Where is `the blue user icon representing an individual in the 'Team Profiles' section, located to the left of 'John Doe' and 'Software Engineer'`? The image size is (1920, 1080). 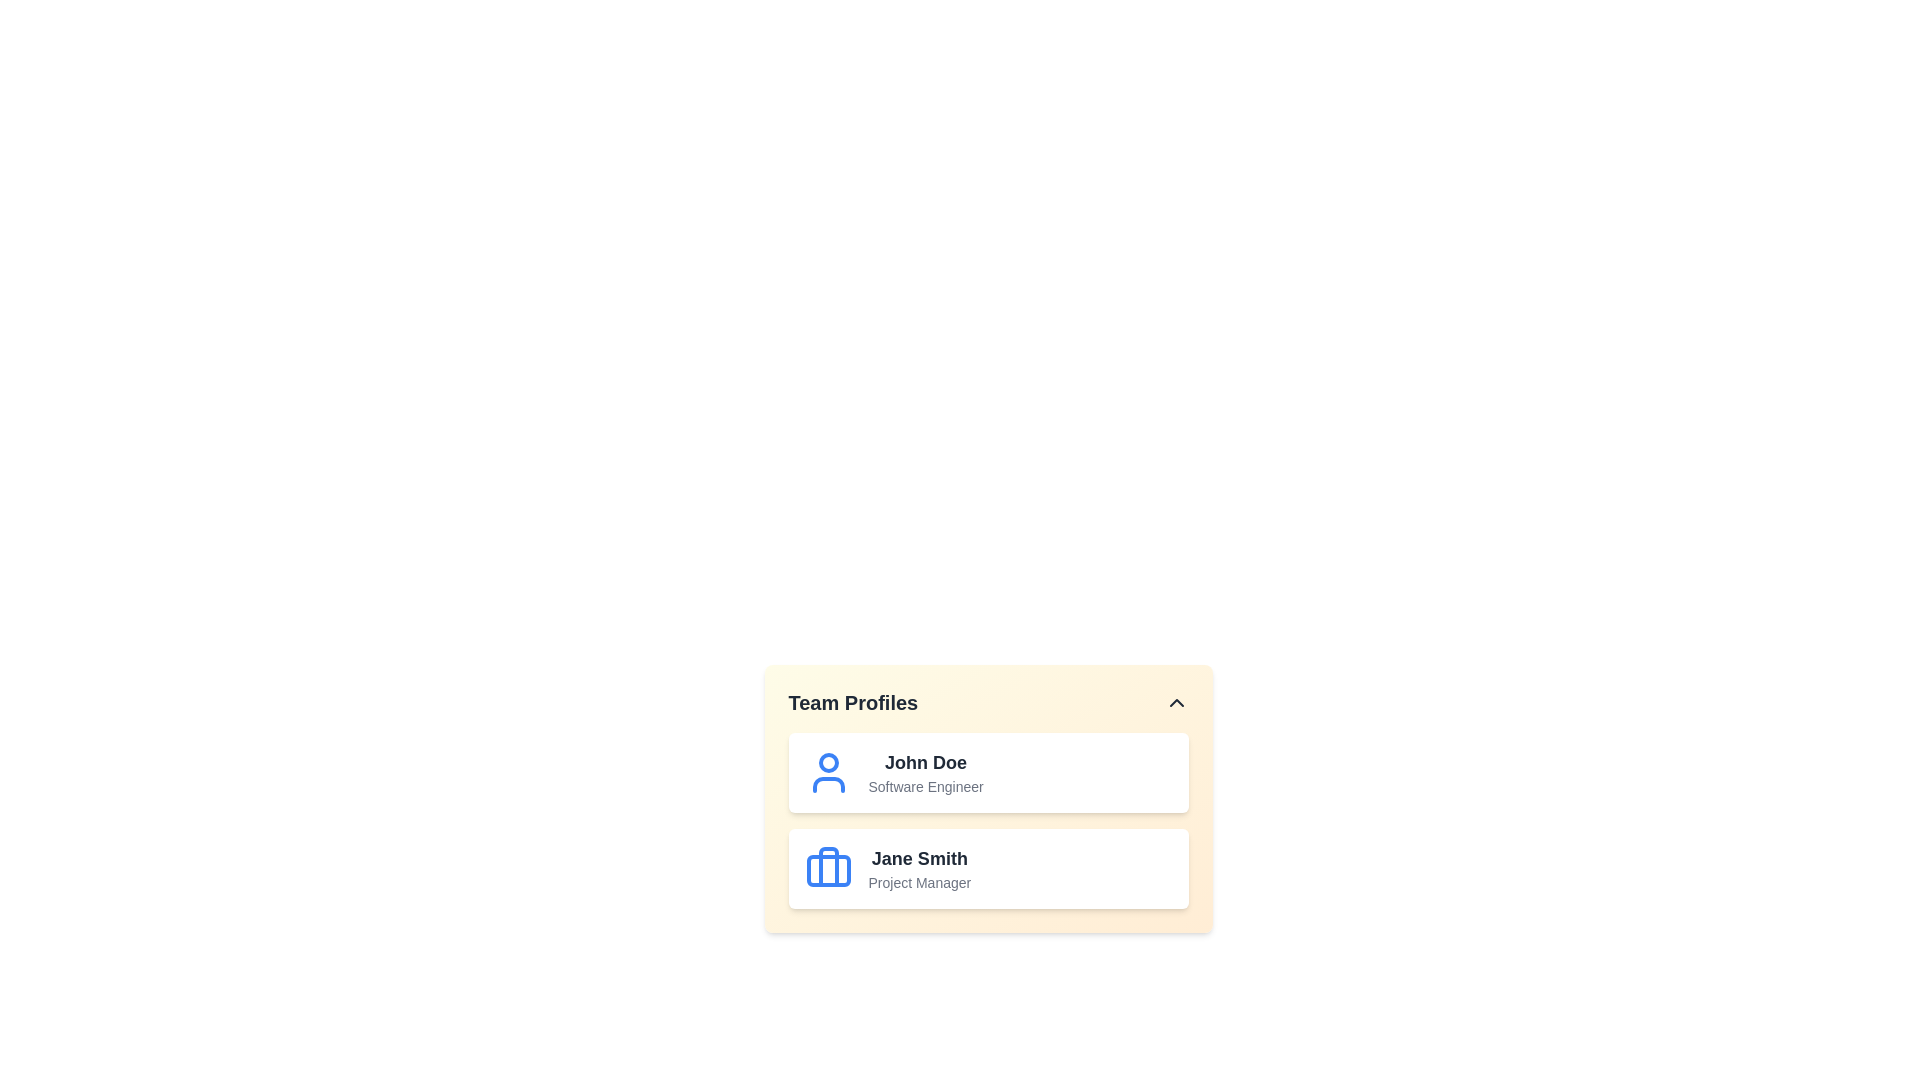 the blue user icon representing an individual in the 'Team Profiles' section, located to the left of 'John Doe' and 'Software Engineer' is located at coordinates (828, 771).